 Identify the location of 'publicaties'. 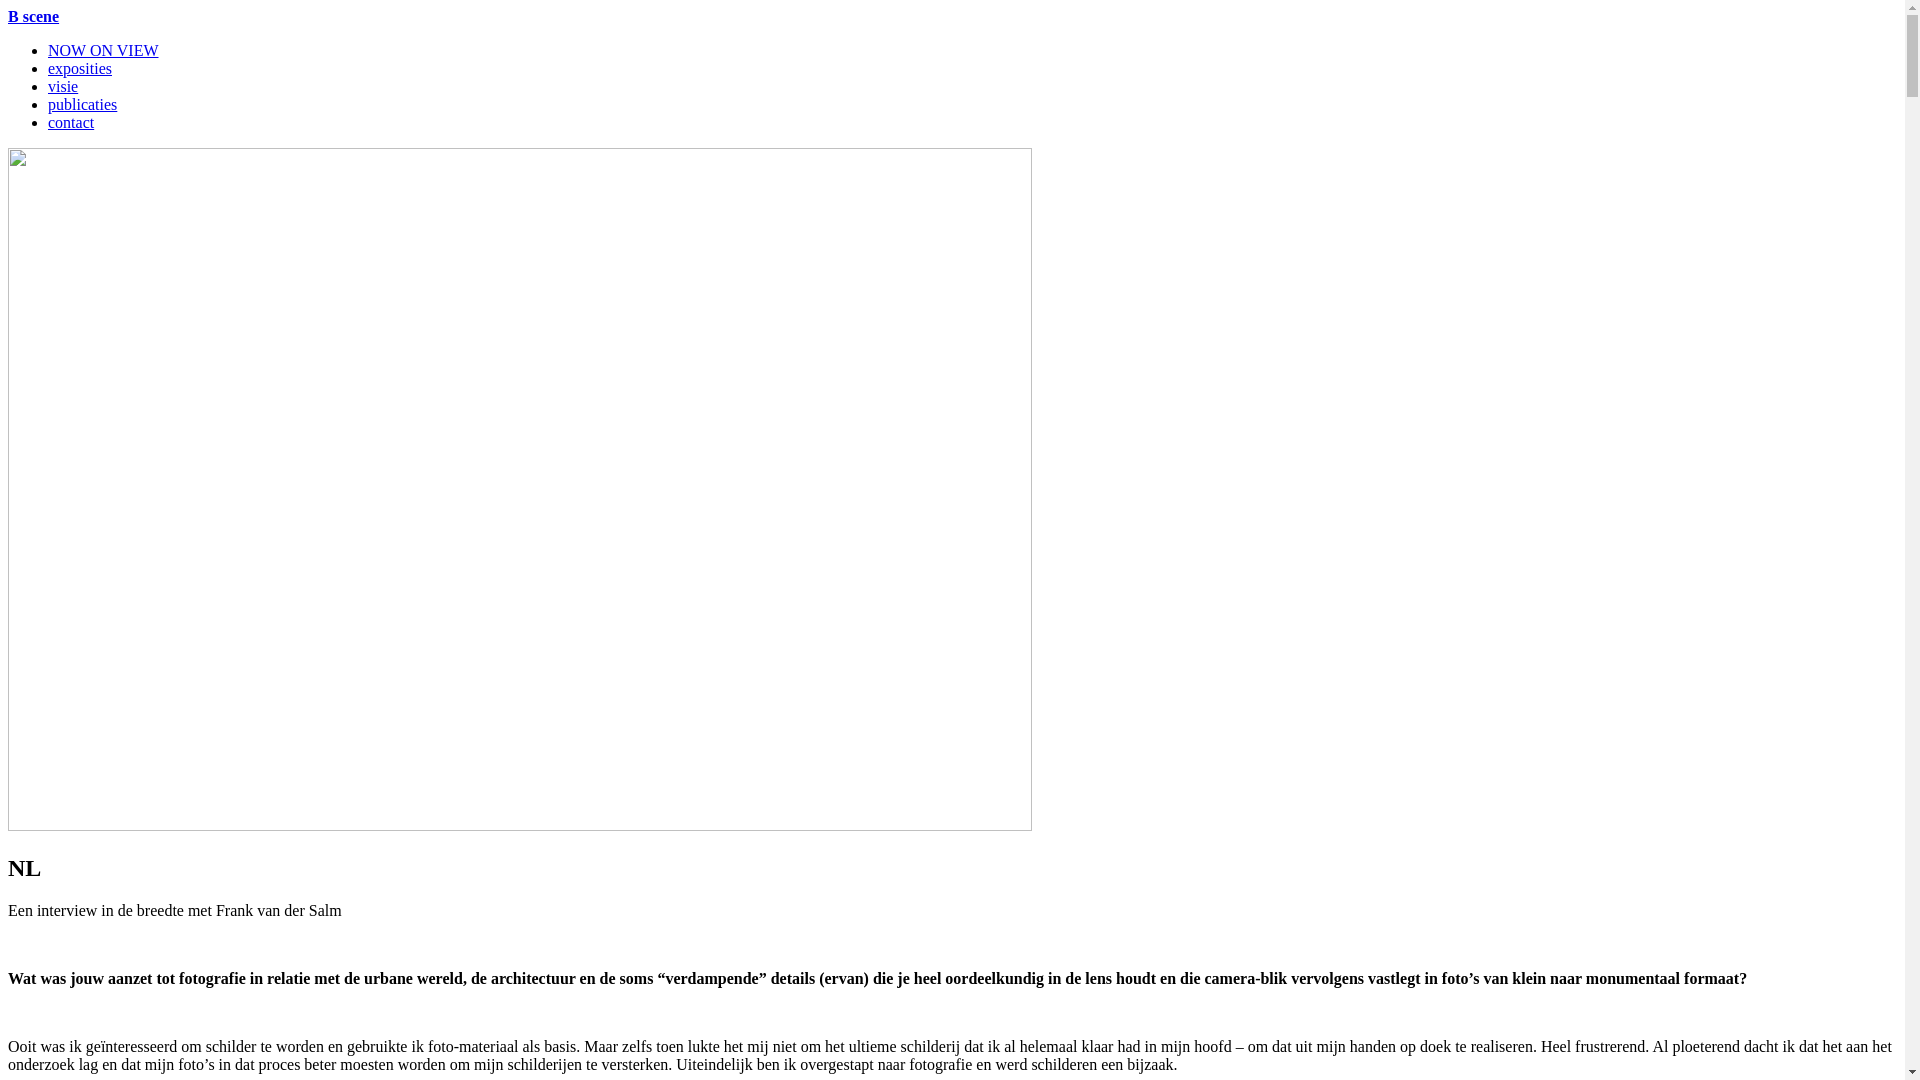
(81, 104).